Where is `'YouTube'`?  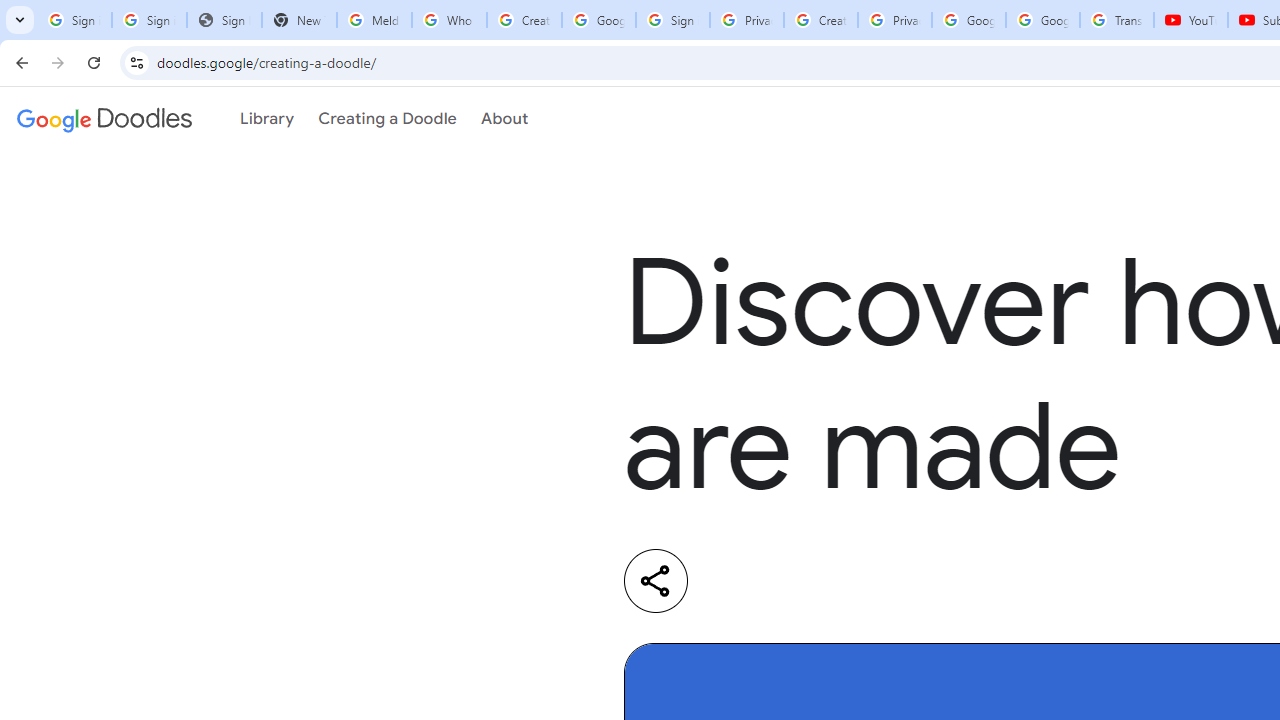
'YouTube' is located at coordinates (1191, 20).